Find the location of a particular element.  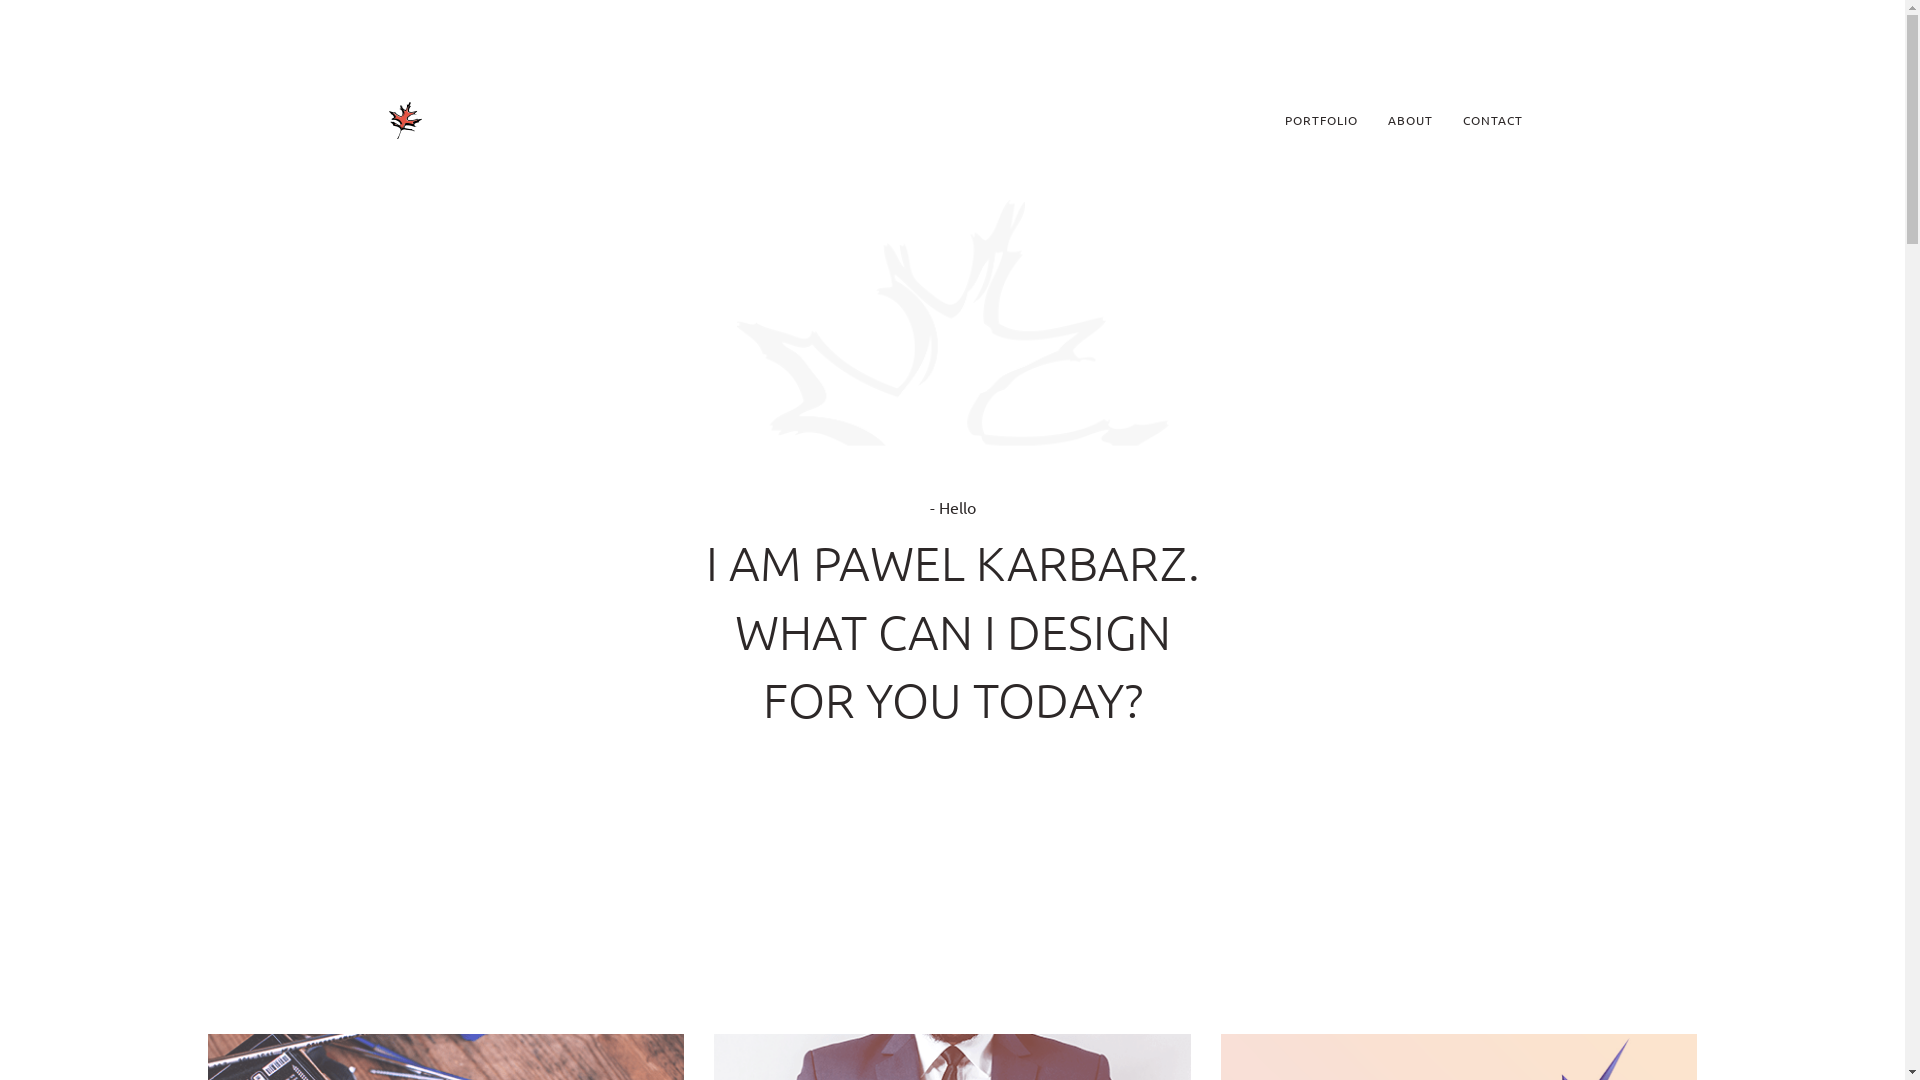

'ABOUT' is located at coordinates (1408, 119).